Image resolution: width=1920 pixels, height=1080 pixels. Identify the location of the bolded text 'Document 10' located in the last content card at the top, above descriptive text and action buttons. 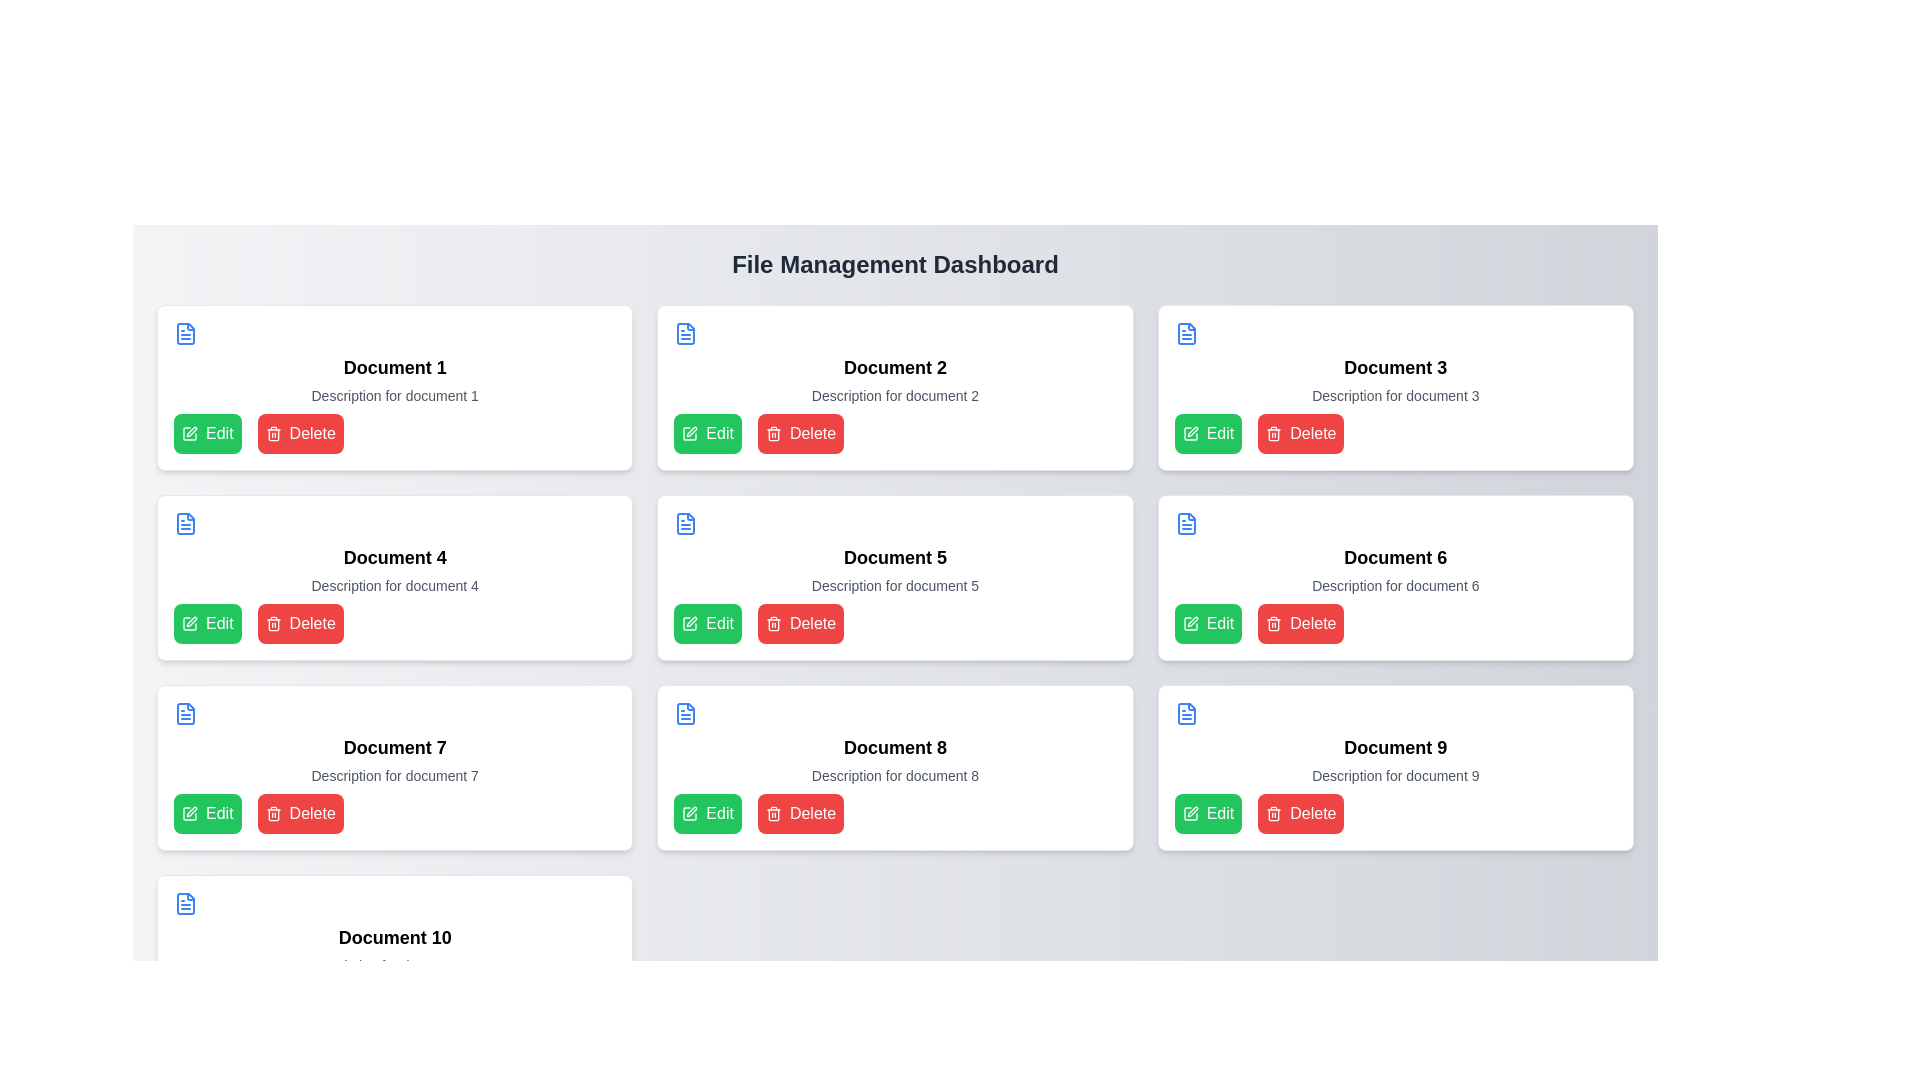
(395, 937).